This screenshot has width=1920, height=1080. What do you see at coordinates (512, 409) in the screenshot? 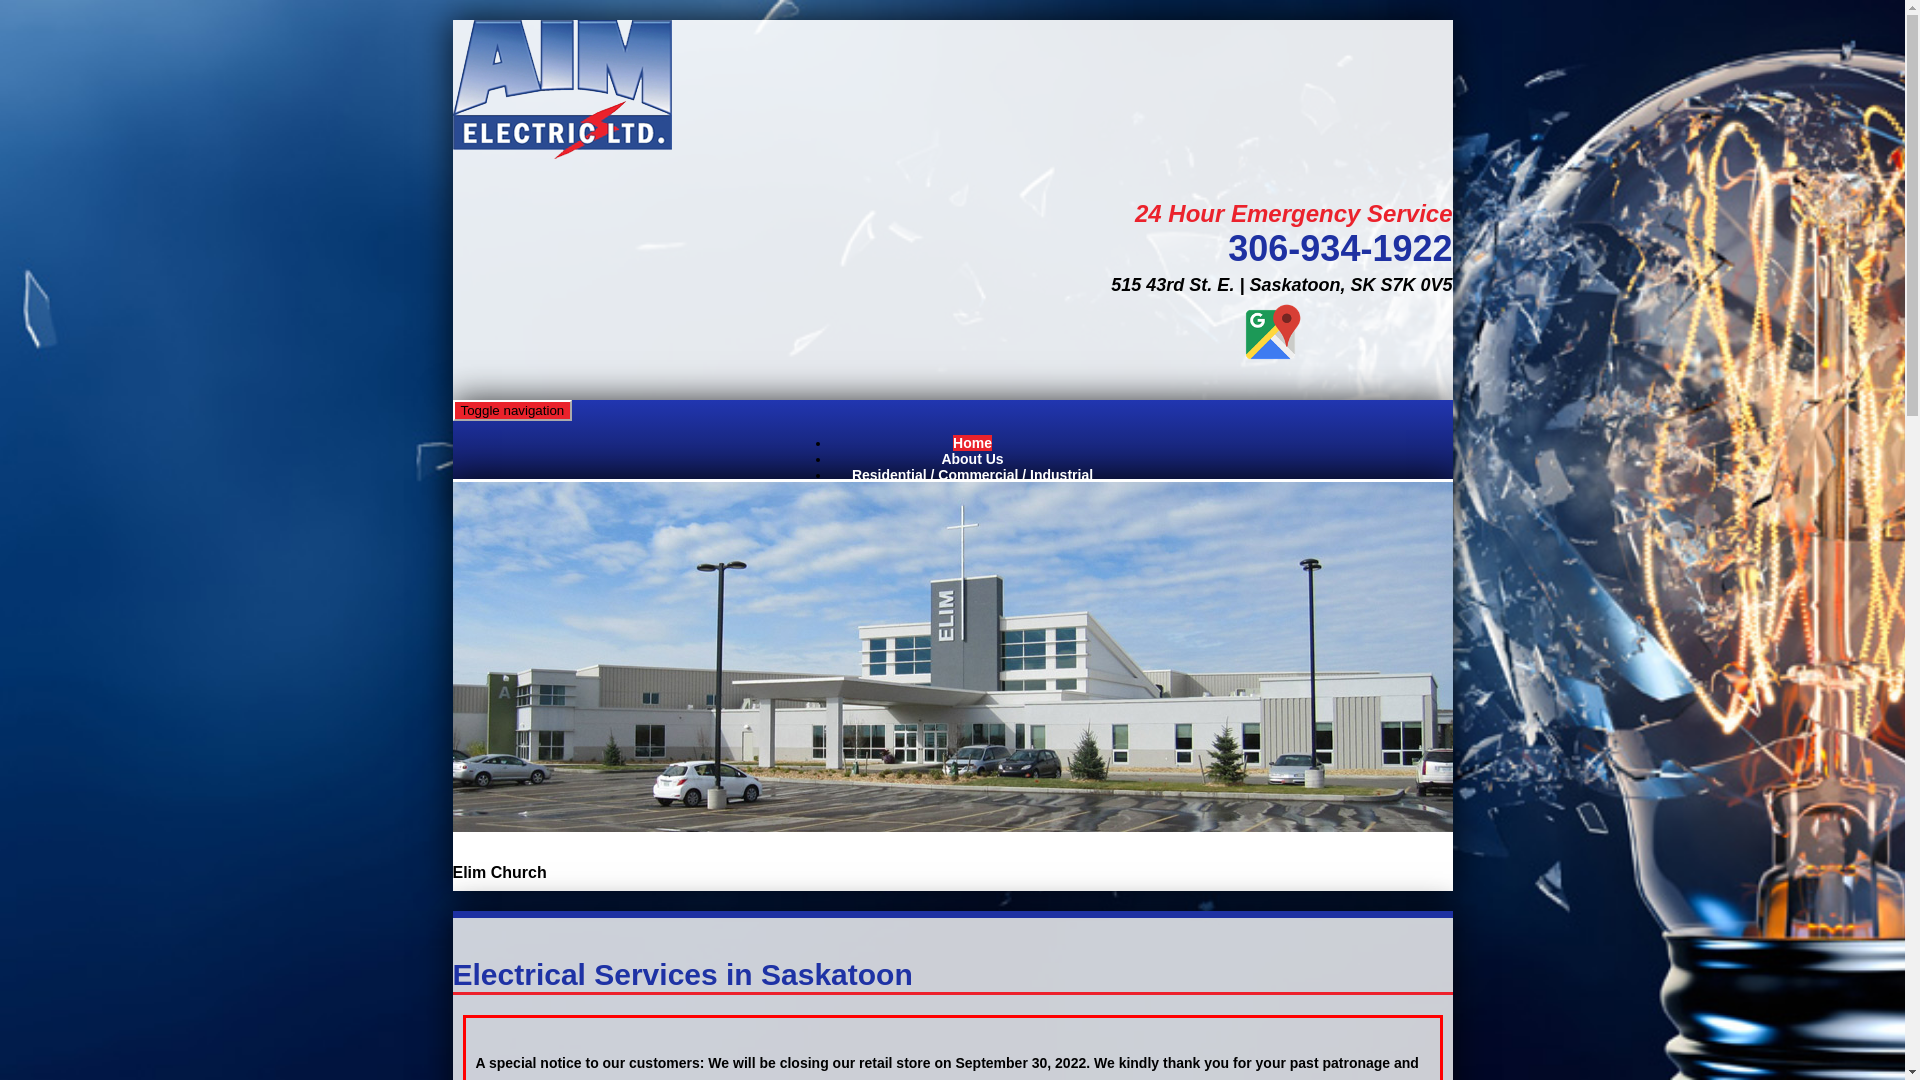
I see `'Toggle navigation'` at bounding box center [512, 409].